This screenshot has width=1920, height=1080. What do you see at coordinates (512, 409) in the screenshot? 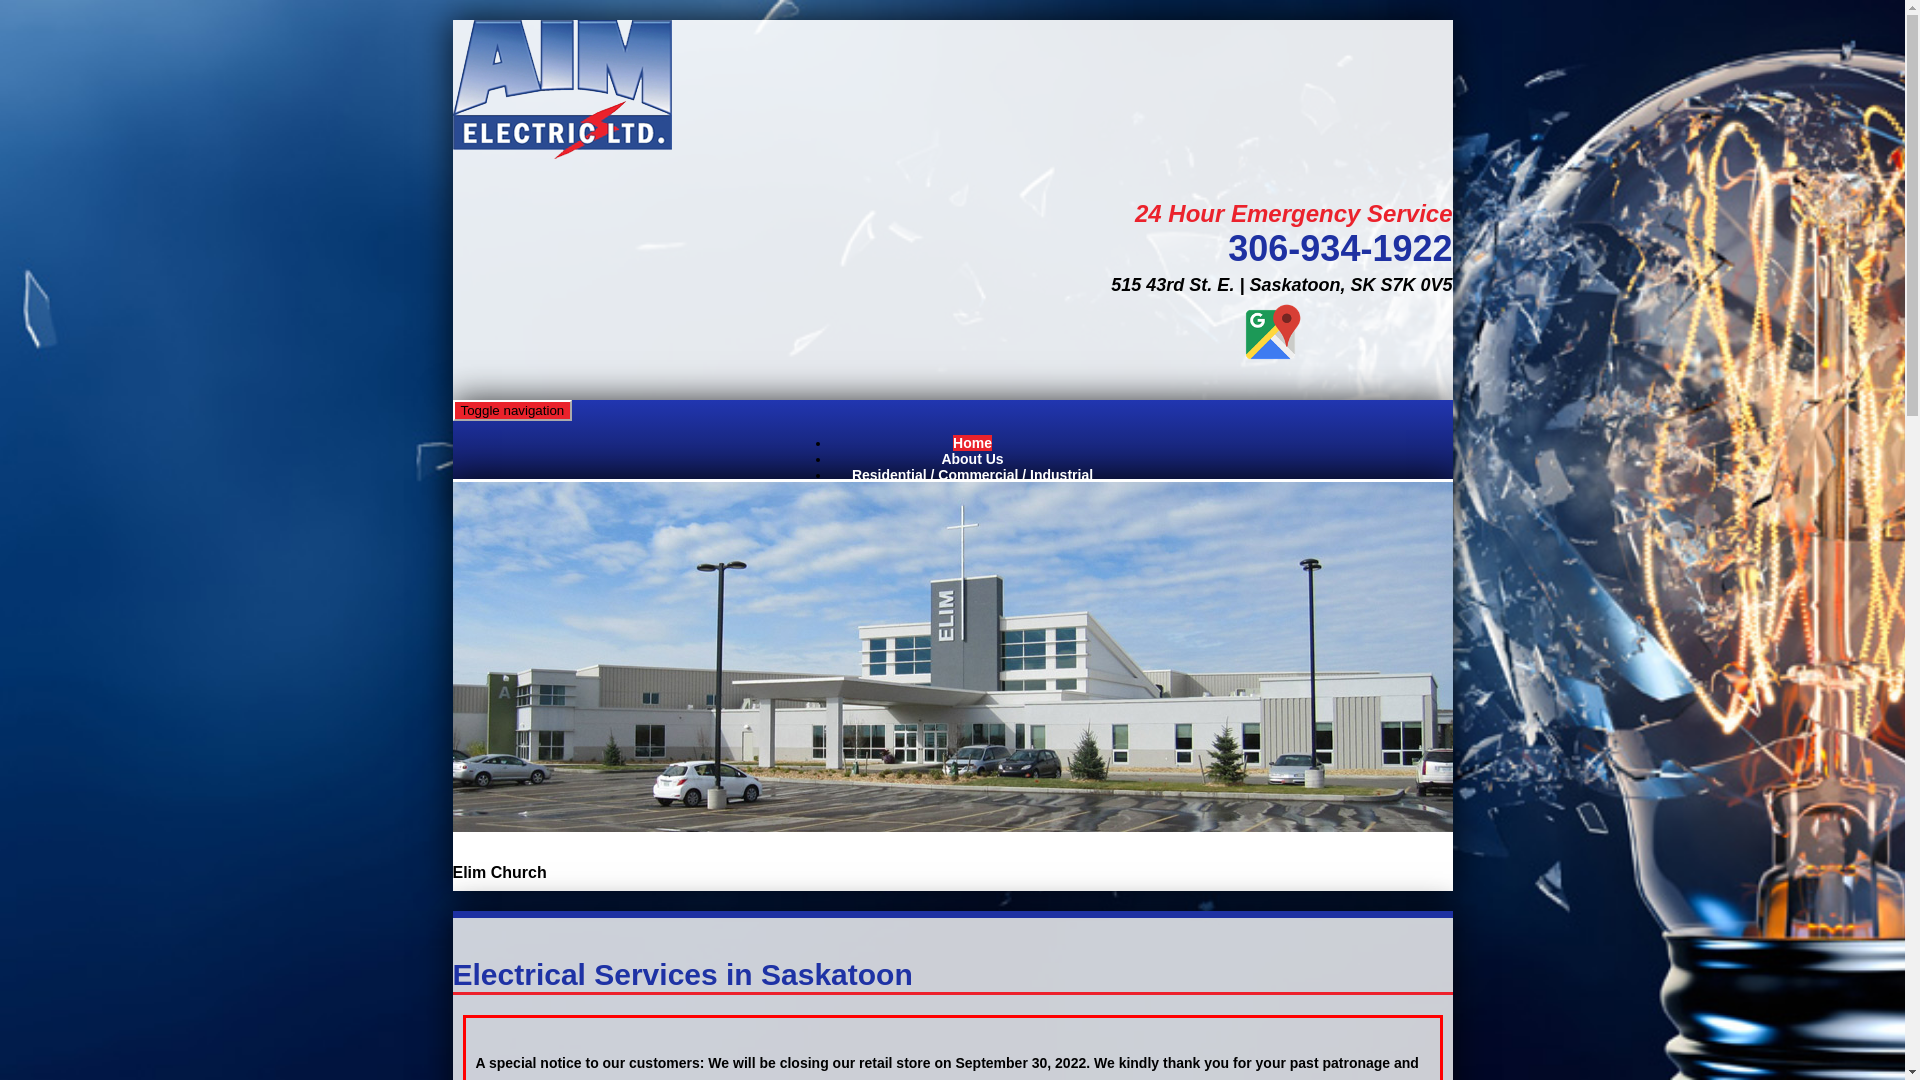
I see `'Toggle navigation'` at bounding box center [512, 409].